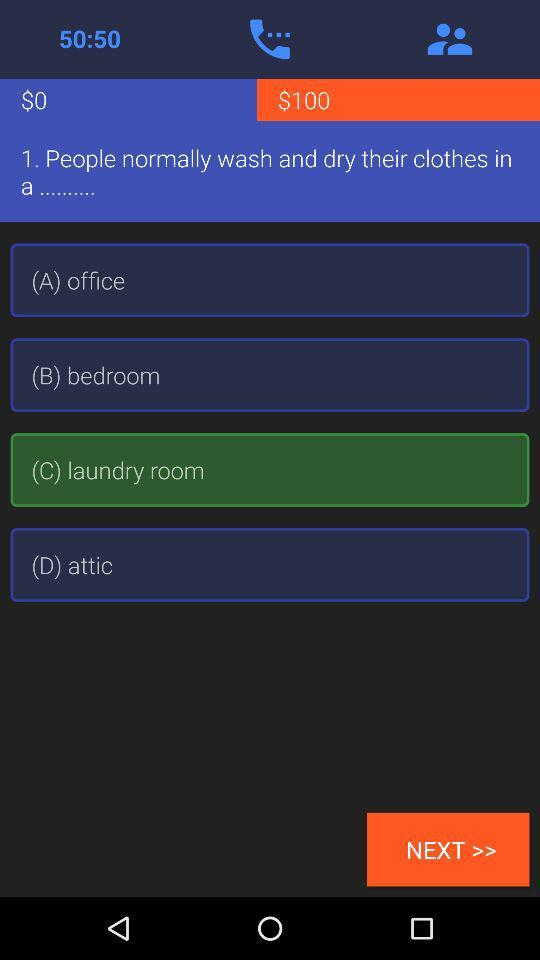  What do you see at coordinates (89, 38) in the screenshot?
I see `use the bonus 50:50` at bounding box center [89, 38].